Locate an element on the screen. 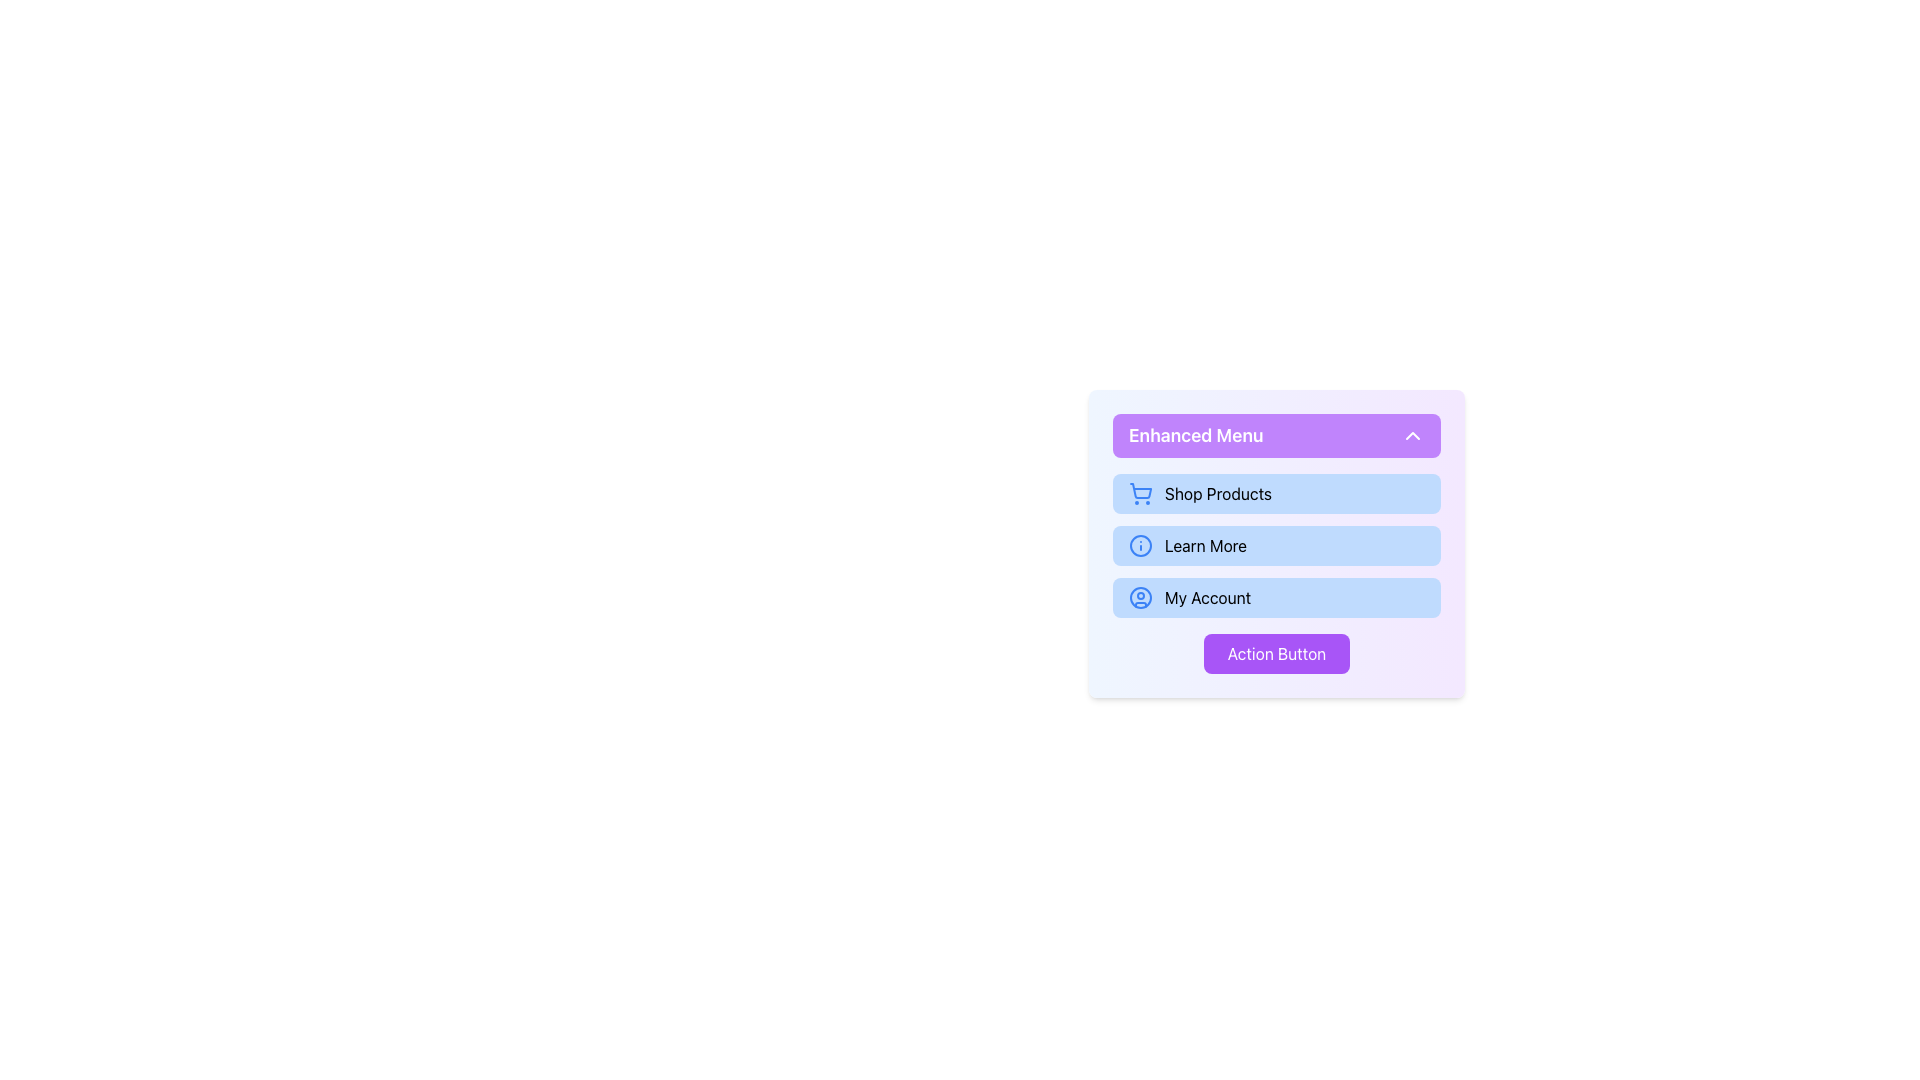 The image size is (1920, 1080). the upward-pointing chevron icon button located at the rightmost part of the 'Enhanced Menu' header for keyboard interaction is located at coordinates (1411, 434).